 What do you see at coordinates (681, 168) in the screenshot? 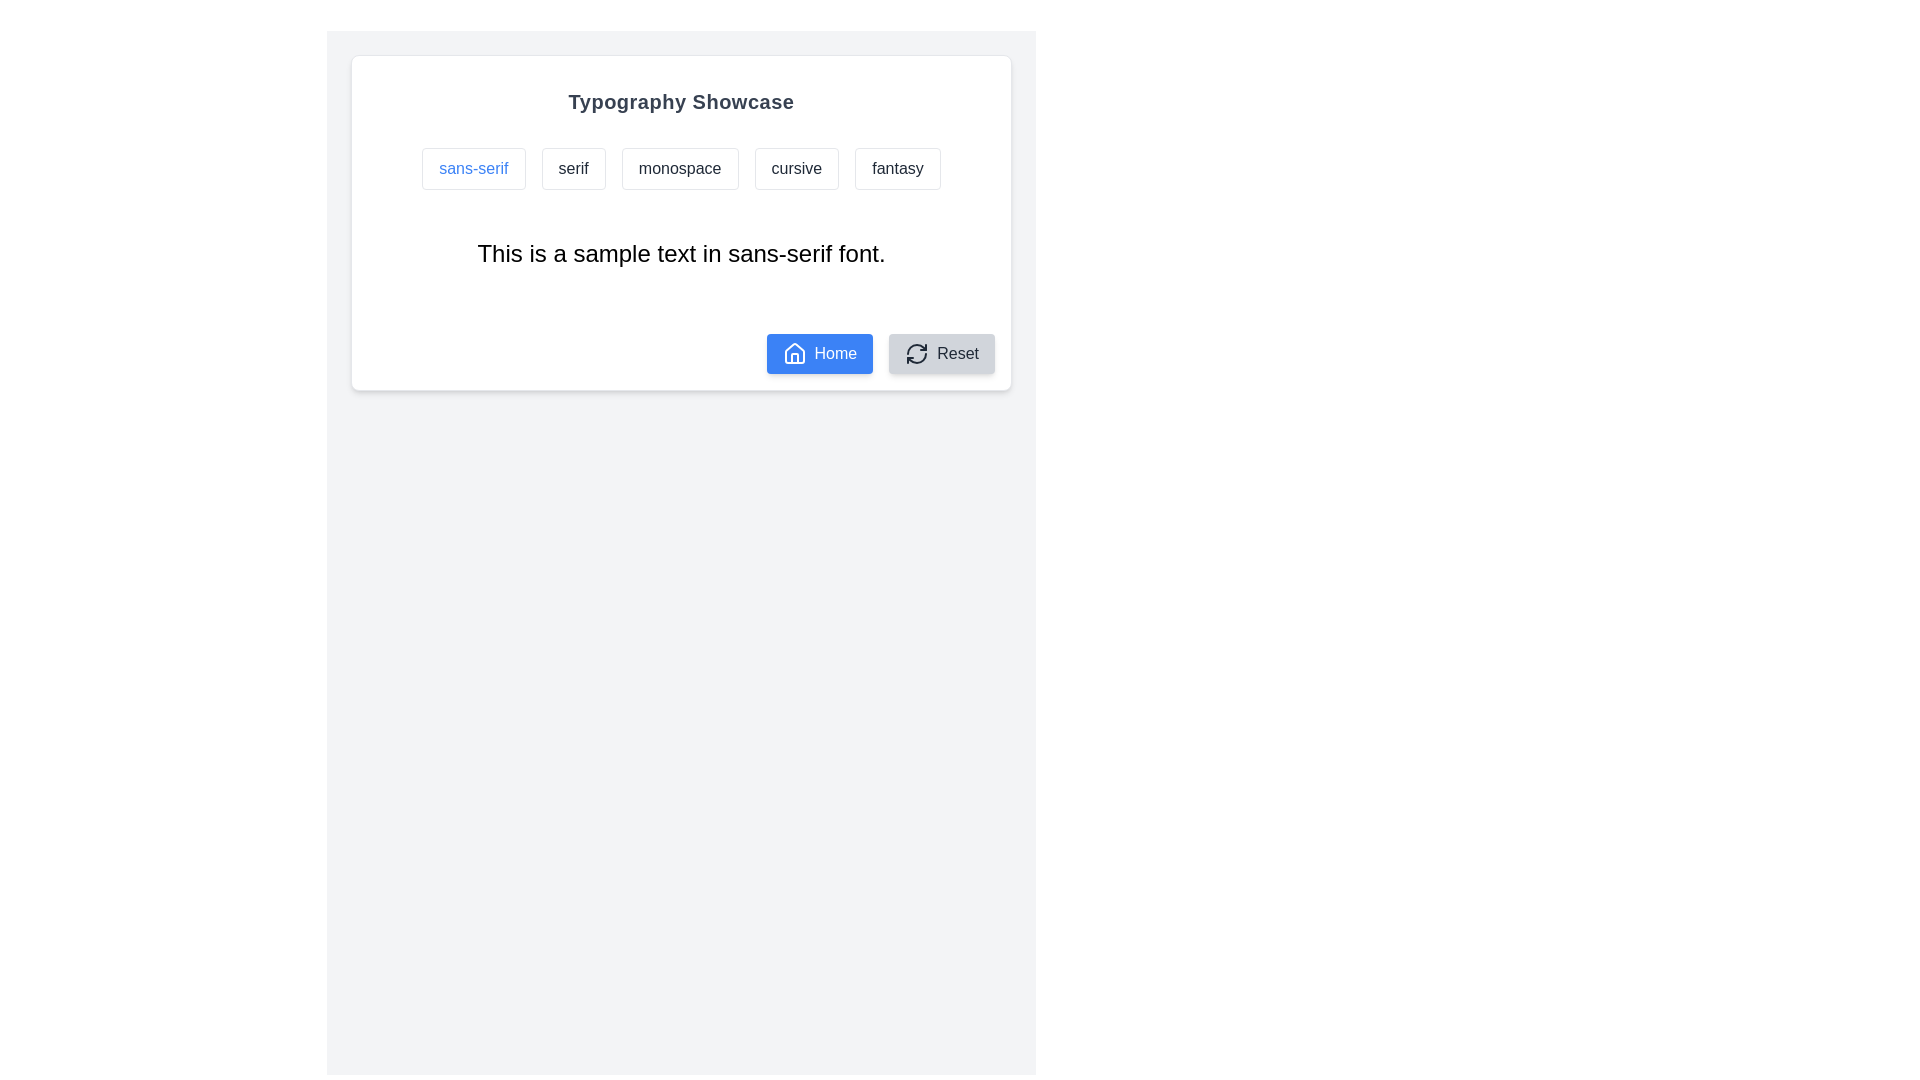
I see `the 'monospace' button, which is the third button in the 'Typography Showcase' card, featuring a gray color that transitions to blue on hover` at bounding box center [681, 168].